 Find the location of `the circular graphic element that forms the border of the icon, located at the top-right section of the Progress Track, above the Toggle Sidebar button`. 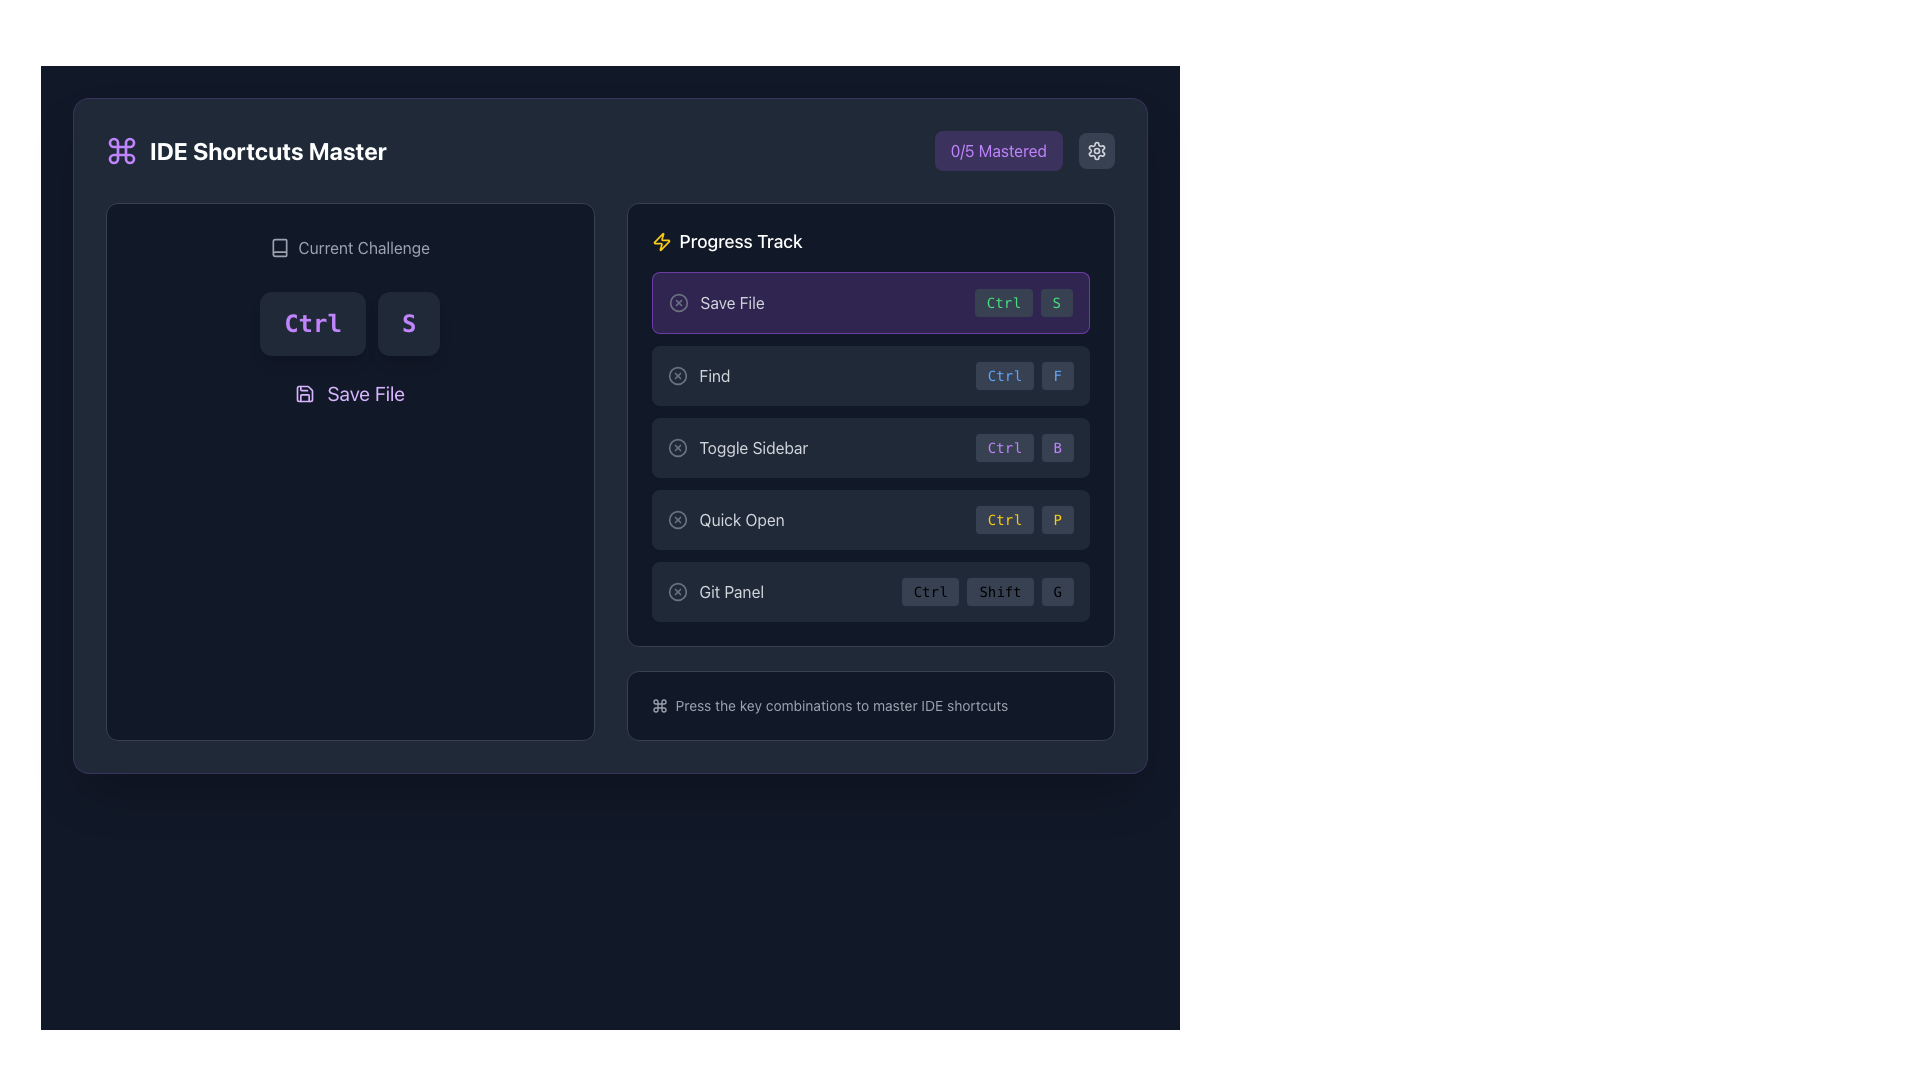

the circular graphic element that forms the border of the icon, located at the top-right section of the Progress Track, above the Toggle Sidebar button is located at coordinates (677, 446).